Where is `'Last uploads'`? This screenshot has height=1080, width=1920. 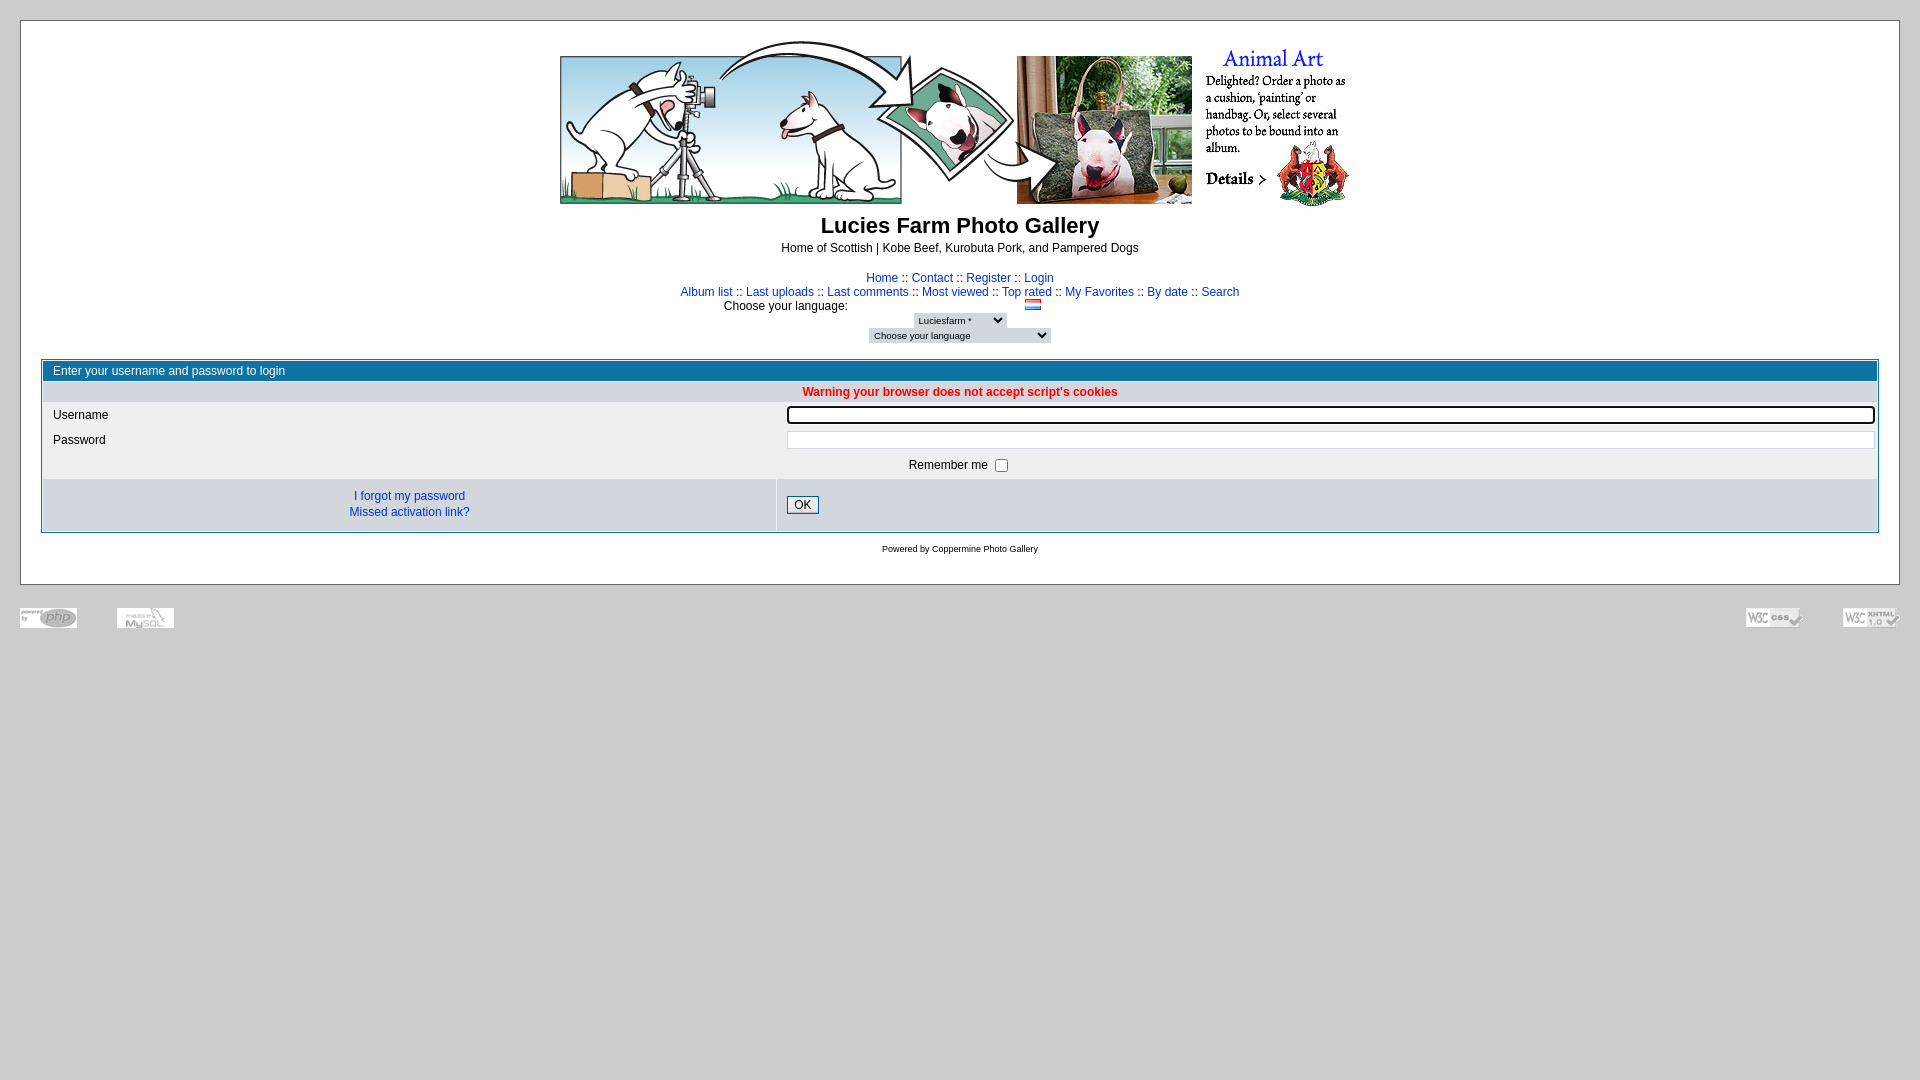 'Last uploads' is located at coordinates (778, 292).